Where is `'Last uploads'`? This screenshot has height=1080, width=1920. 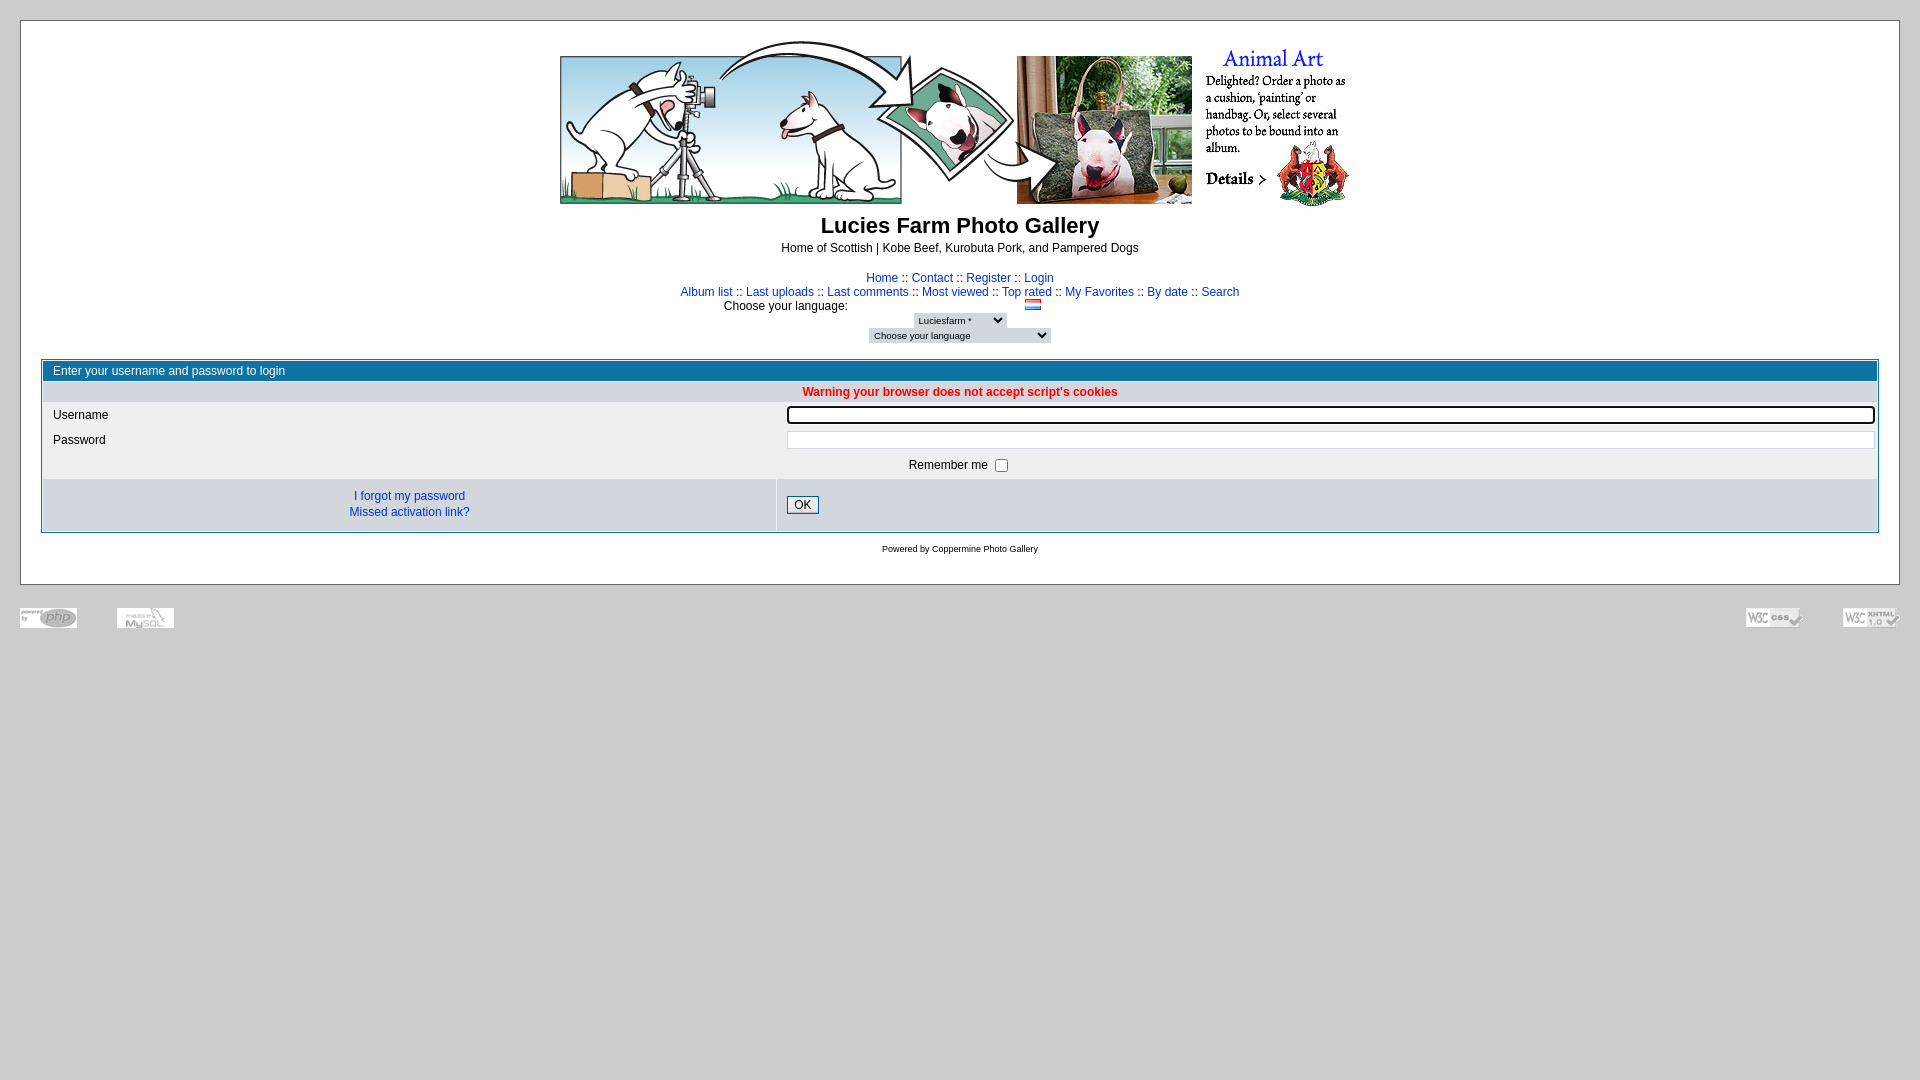 'Last uploads' is located at coordinates (778, 292).